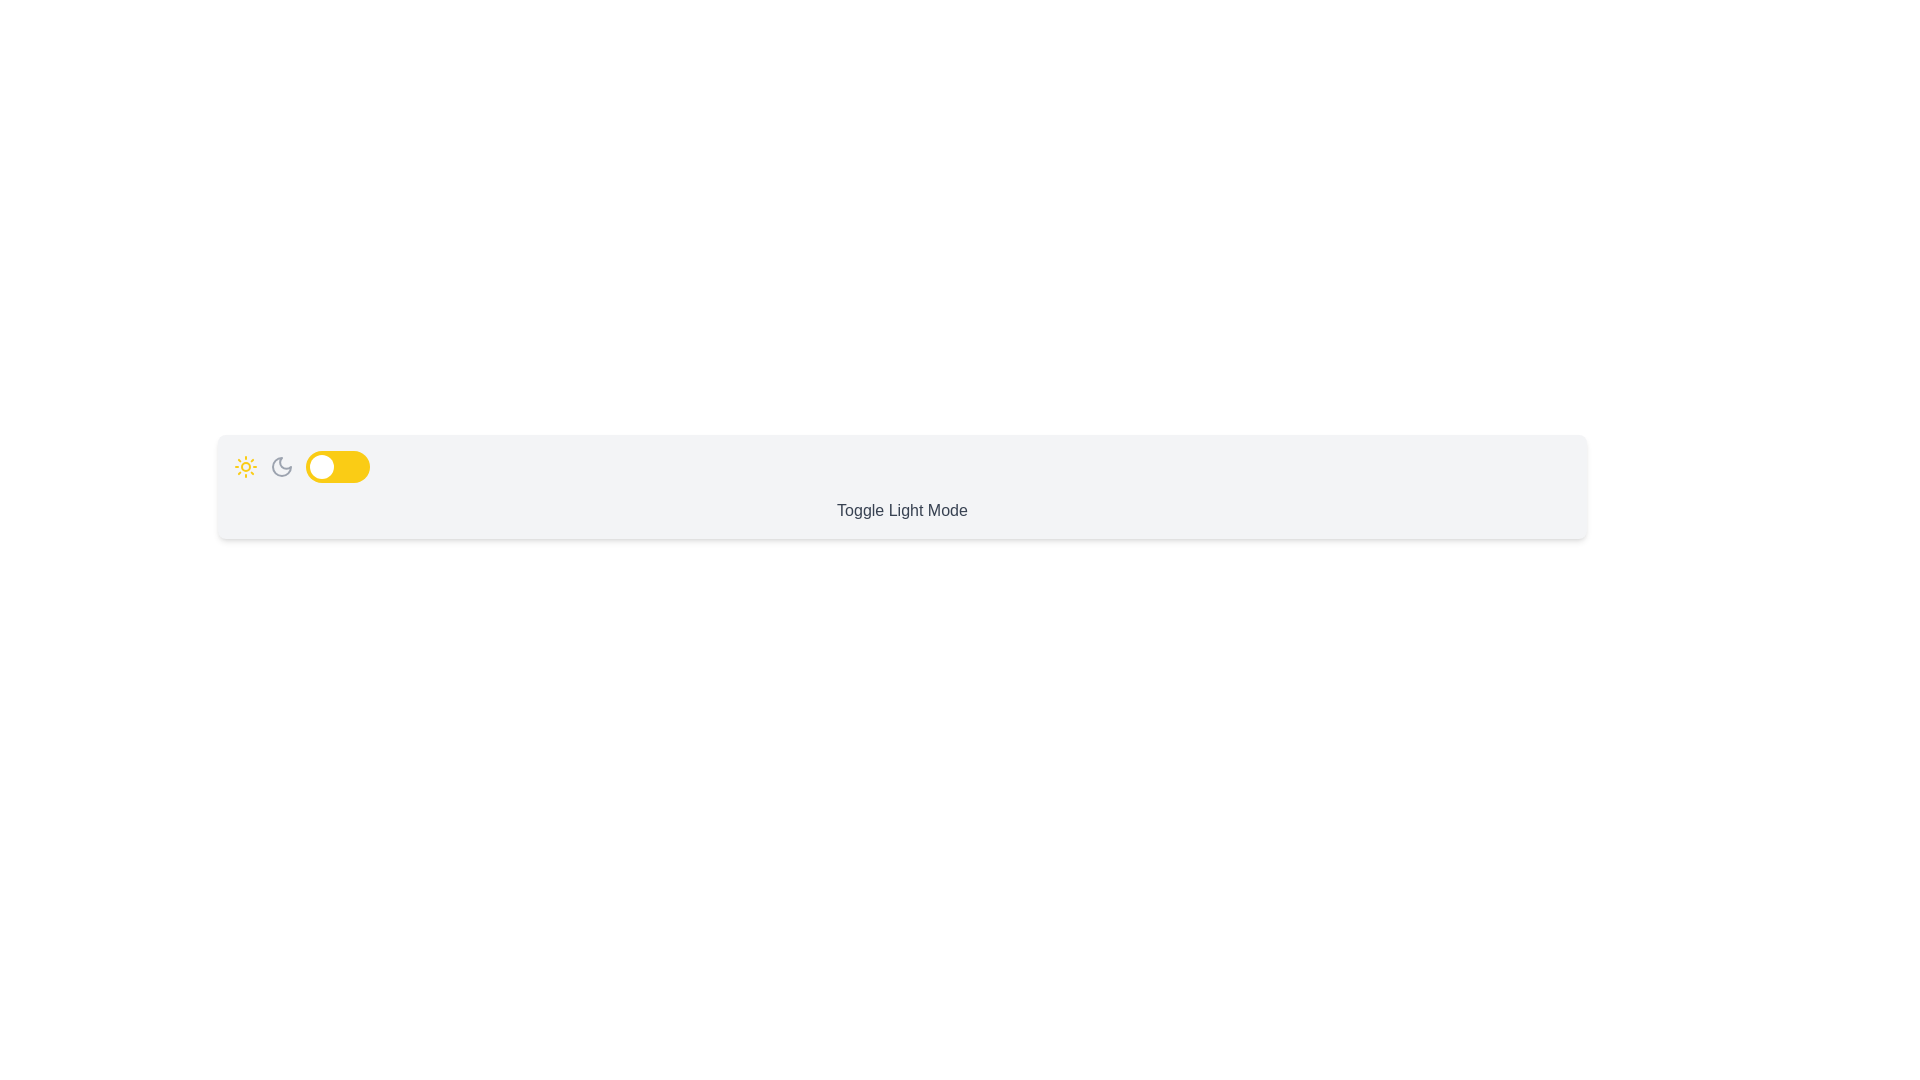  What do you see at coordinates (281, 466) in the screenshot?
I see `the nighttime icon element located between the sun icon and the toggle switch, which serves to activate a mode related to darkness` at bounding box center [281, 466].